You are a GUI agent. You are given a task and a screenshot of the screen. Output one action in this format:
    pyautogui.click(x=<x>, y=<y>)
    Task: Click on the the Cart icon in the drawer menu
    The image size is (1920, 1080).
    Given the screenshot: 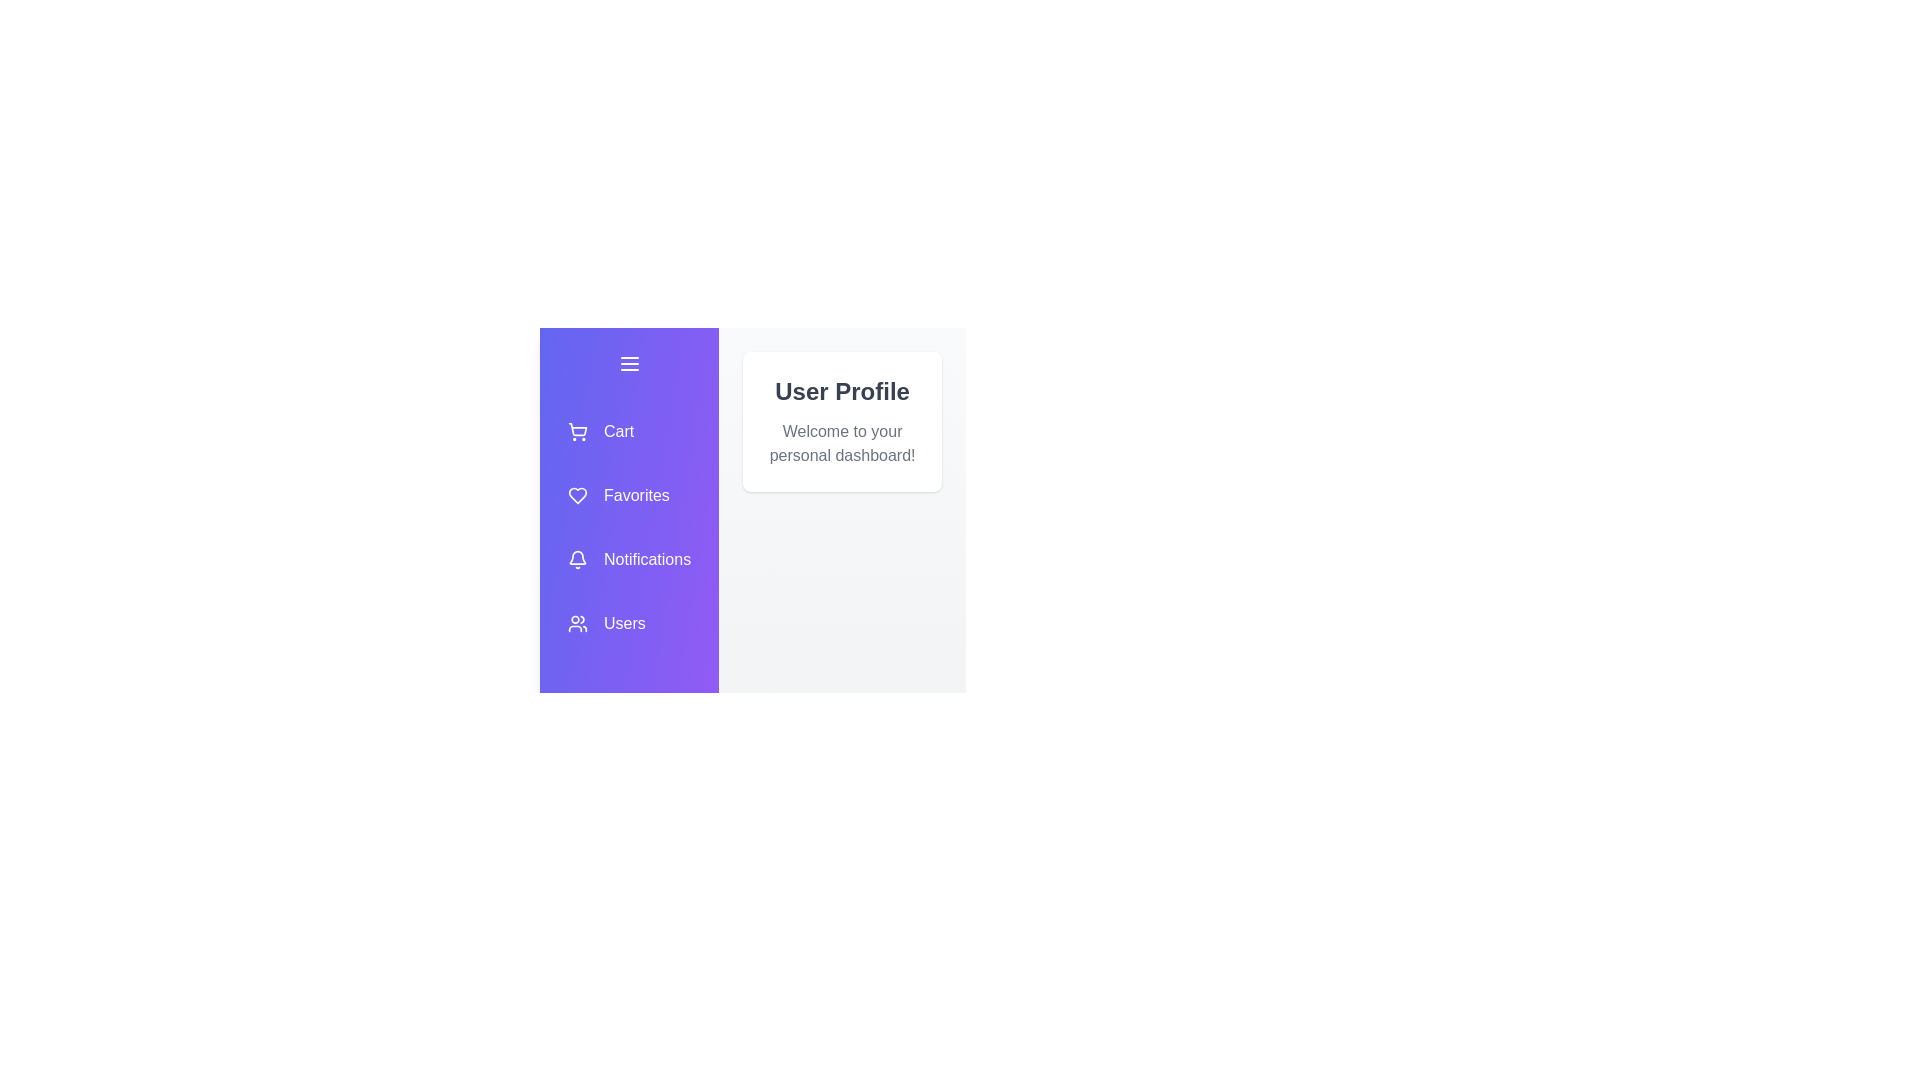 What is the action you would take?
    pyautogui.click(x=628, y=431)
    